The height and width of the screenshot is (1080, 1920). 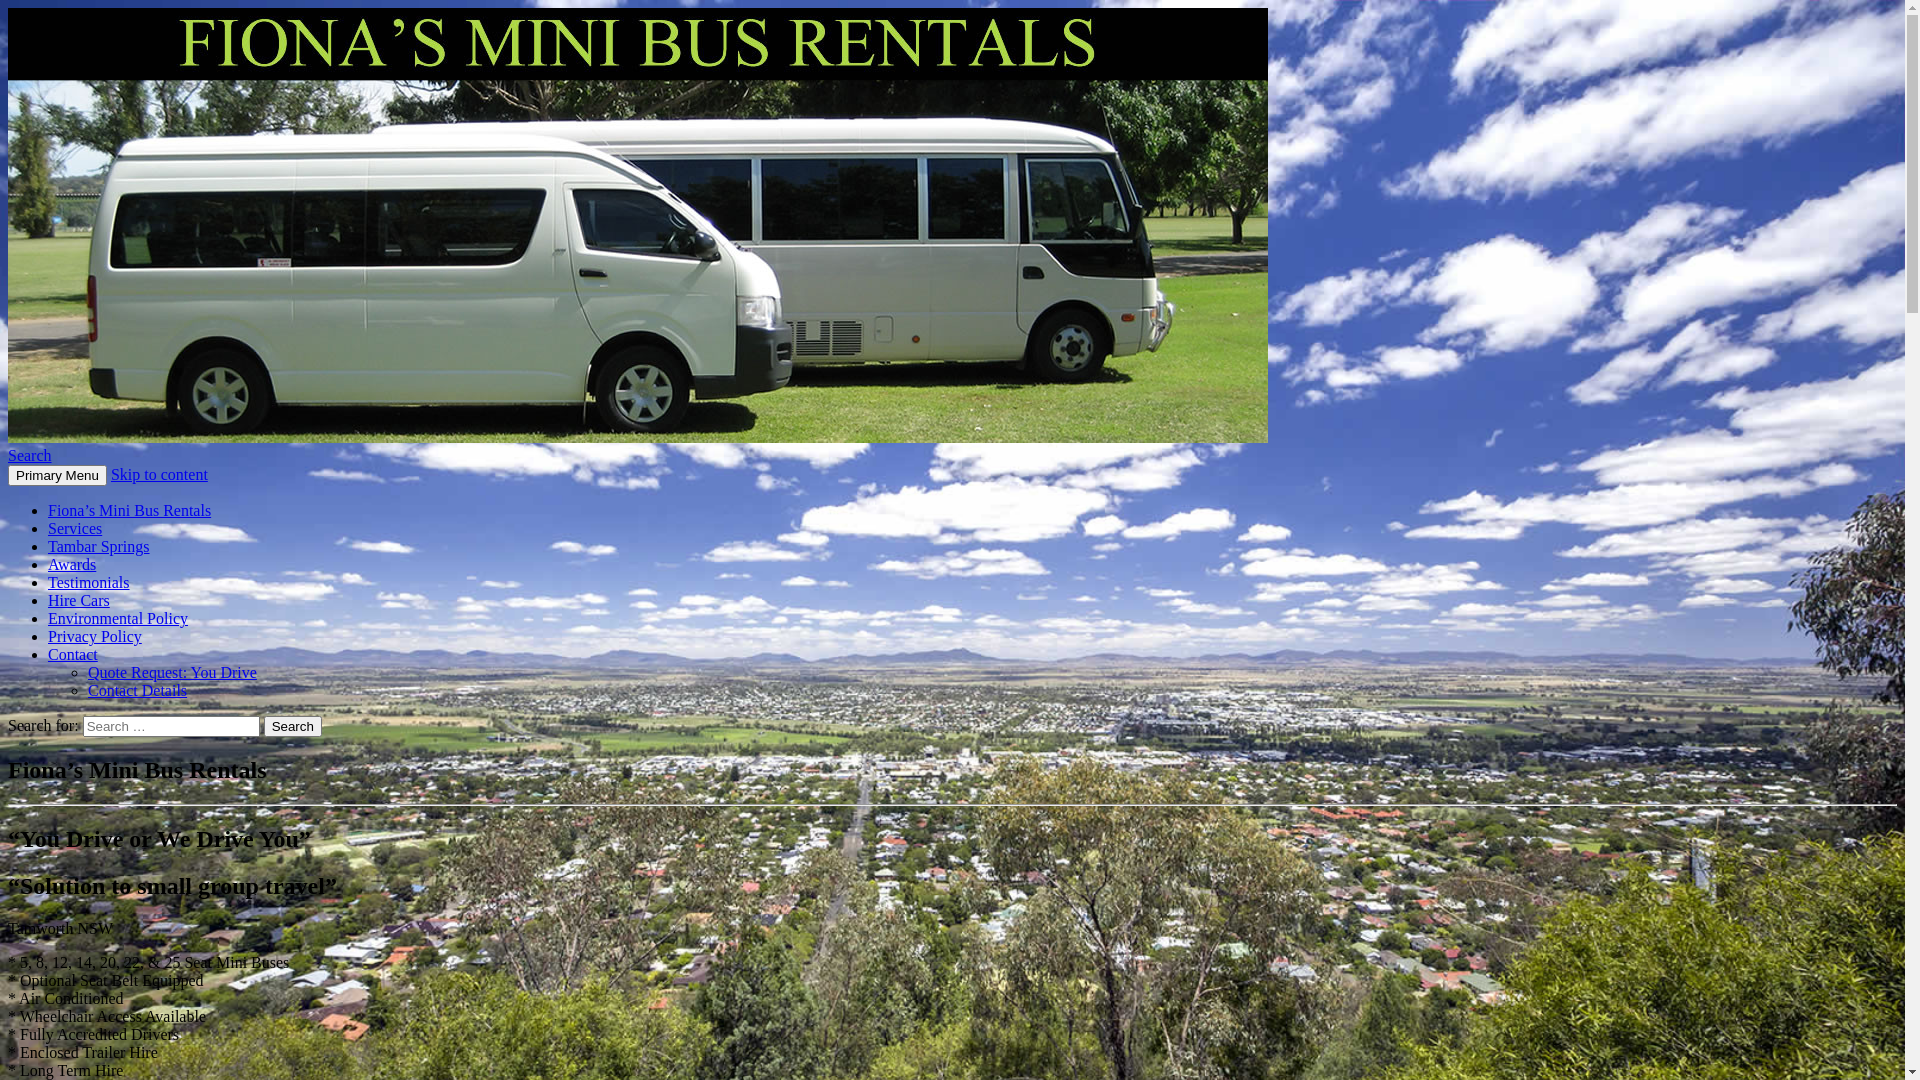 What do you see at coordinates (86, 689) in the screenshot?
I see `'Contact Details'` at bounding box center [86, 689].